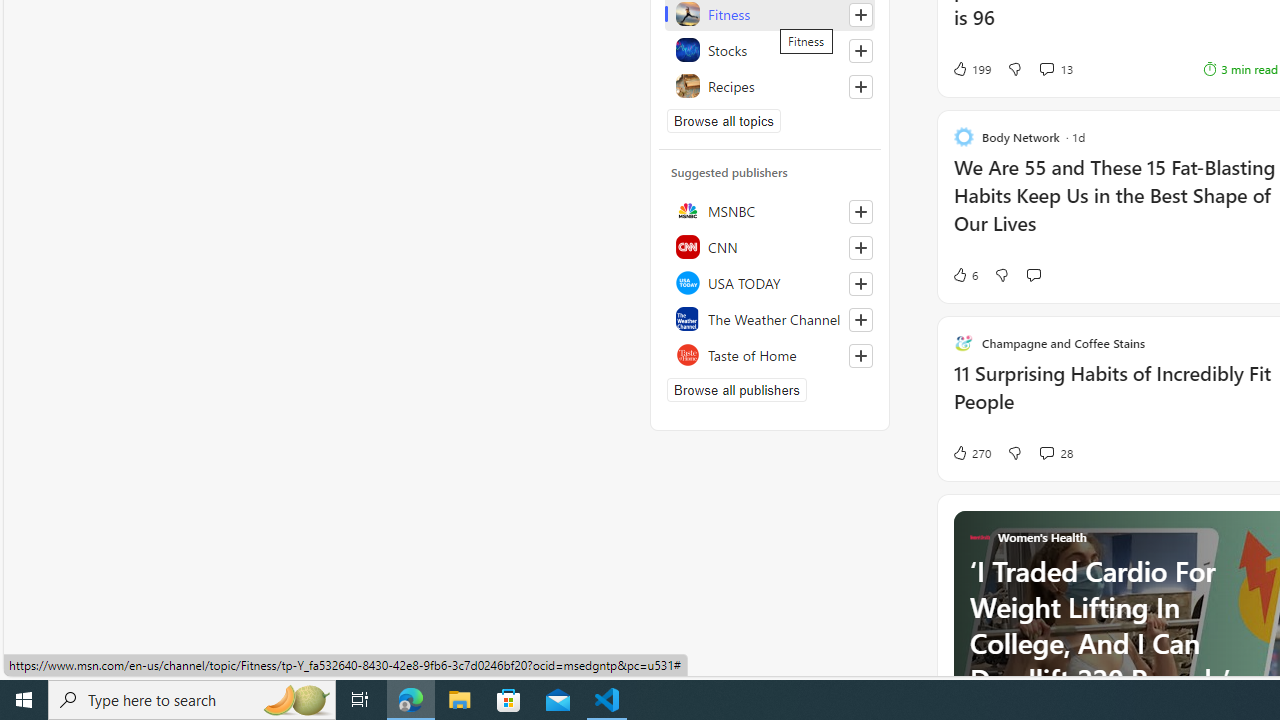 Image resolution: width=1280 pixels, height=720 pixels. I want to click on 'Follow this source', so click(860, 355).